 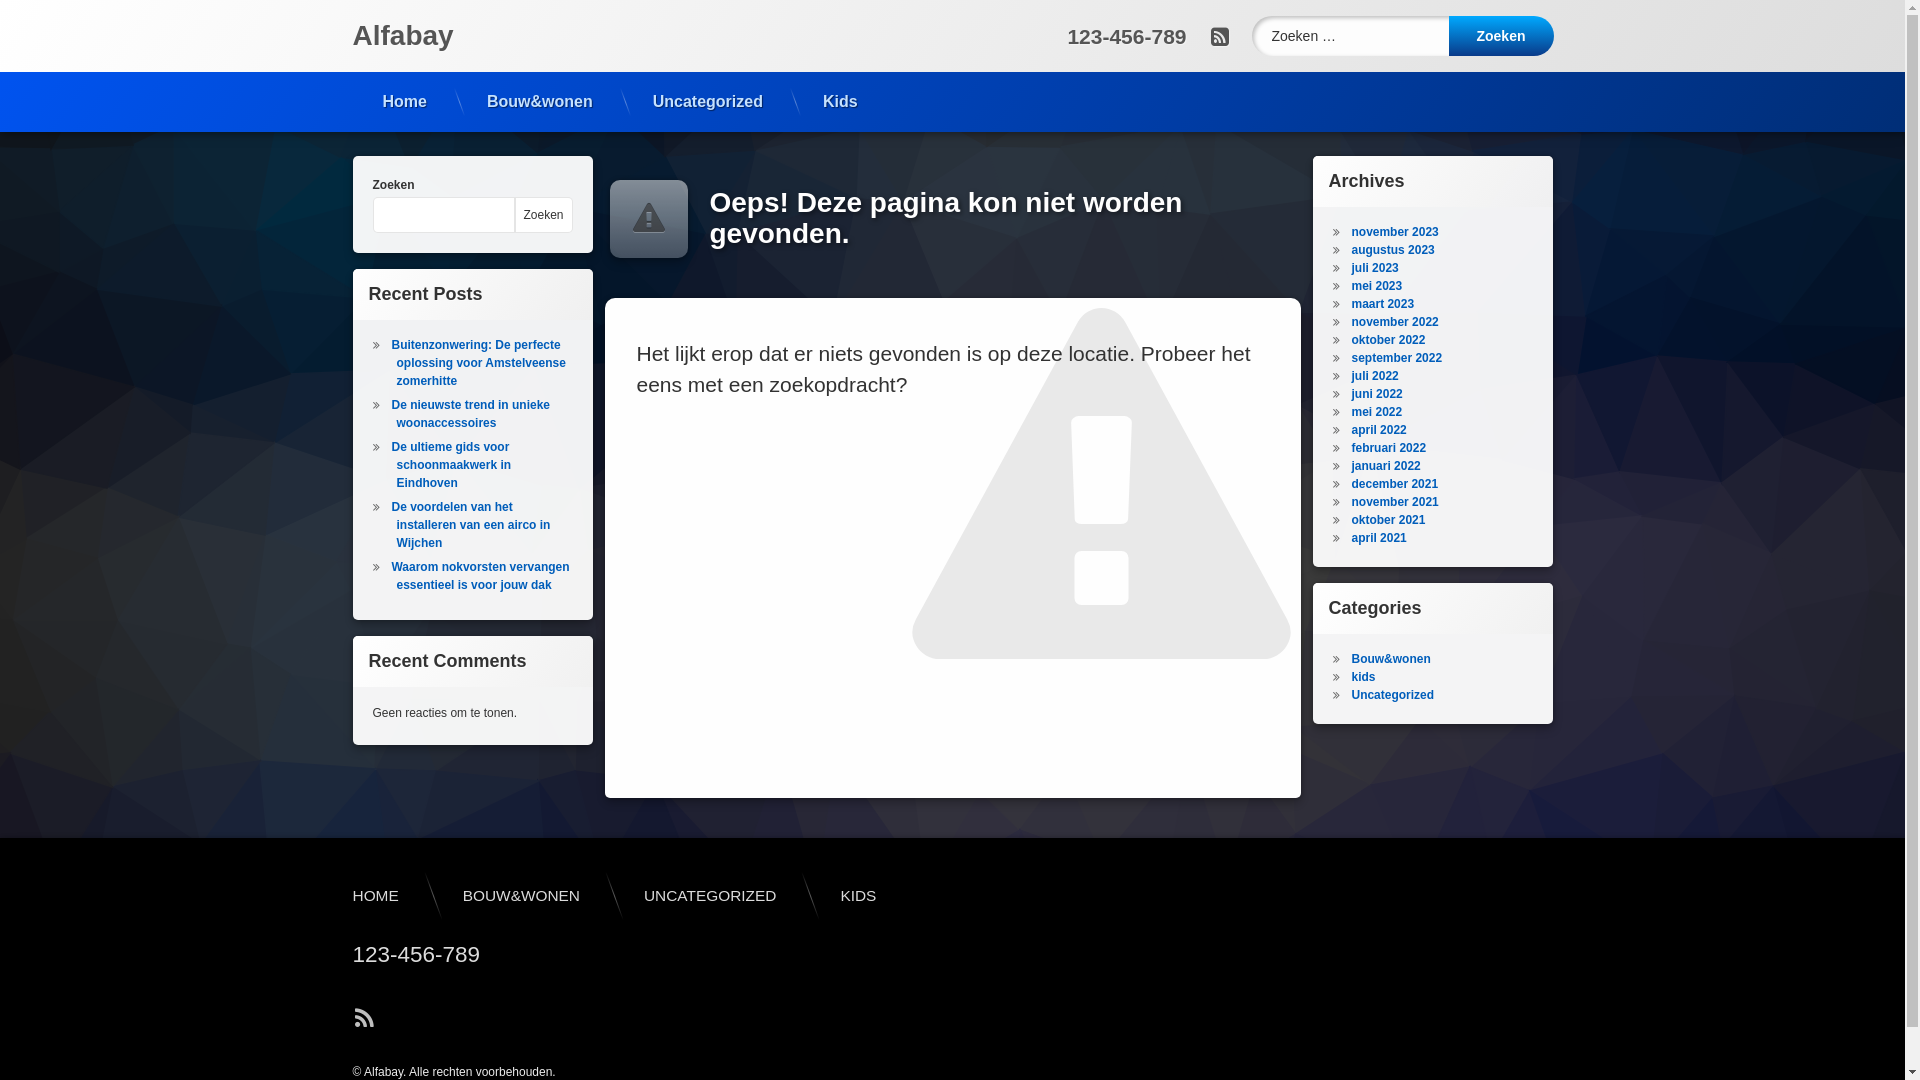 What do you see at coordinates (1350, 500) in the screenshot?
I see `'november 2021'` at bounding box center [1350, 500].